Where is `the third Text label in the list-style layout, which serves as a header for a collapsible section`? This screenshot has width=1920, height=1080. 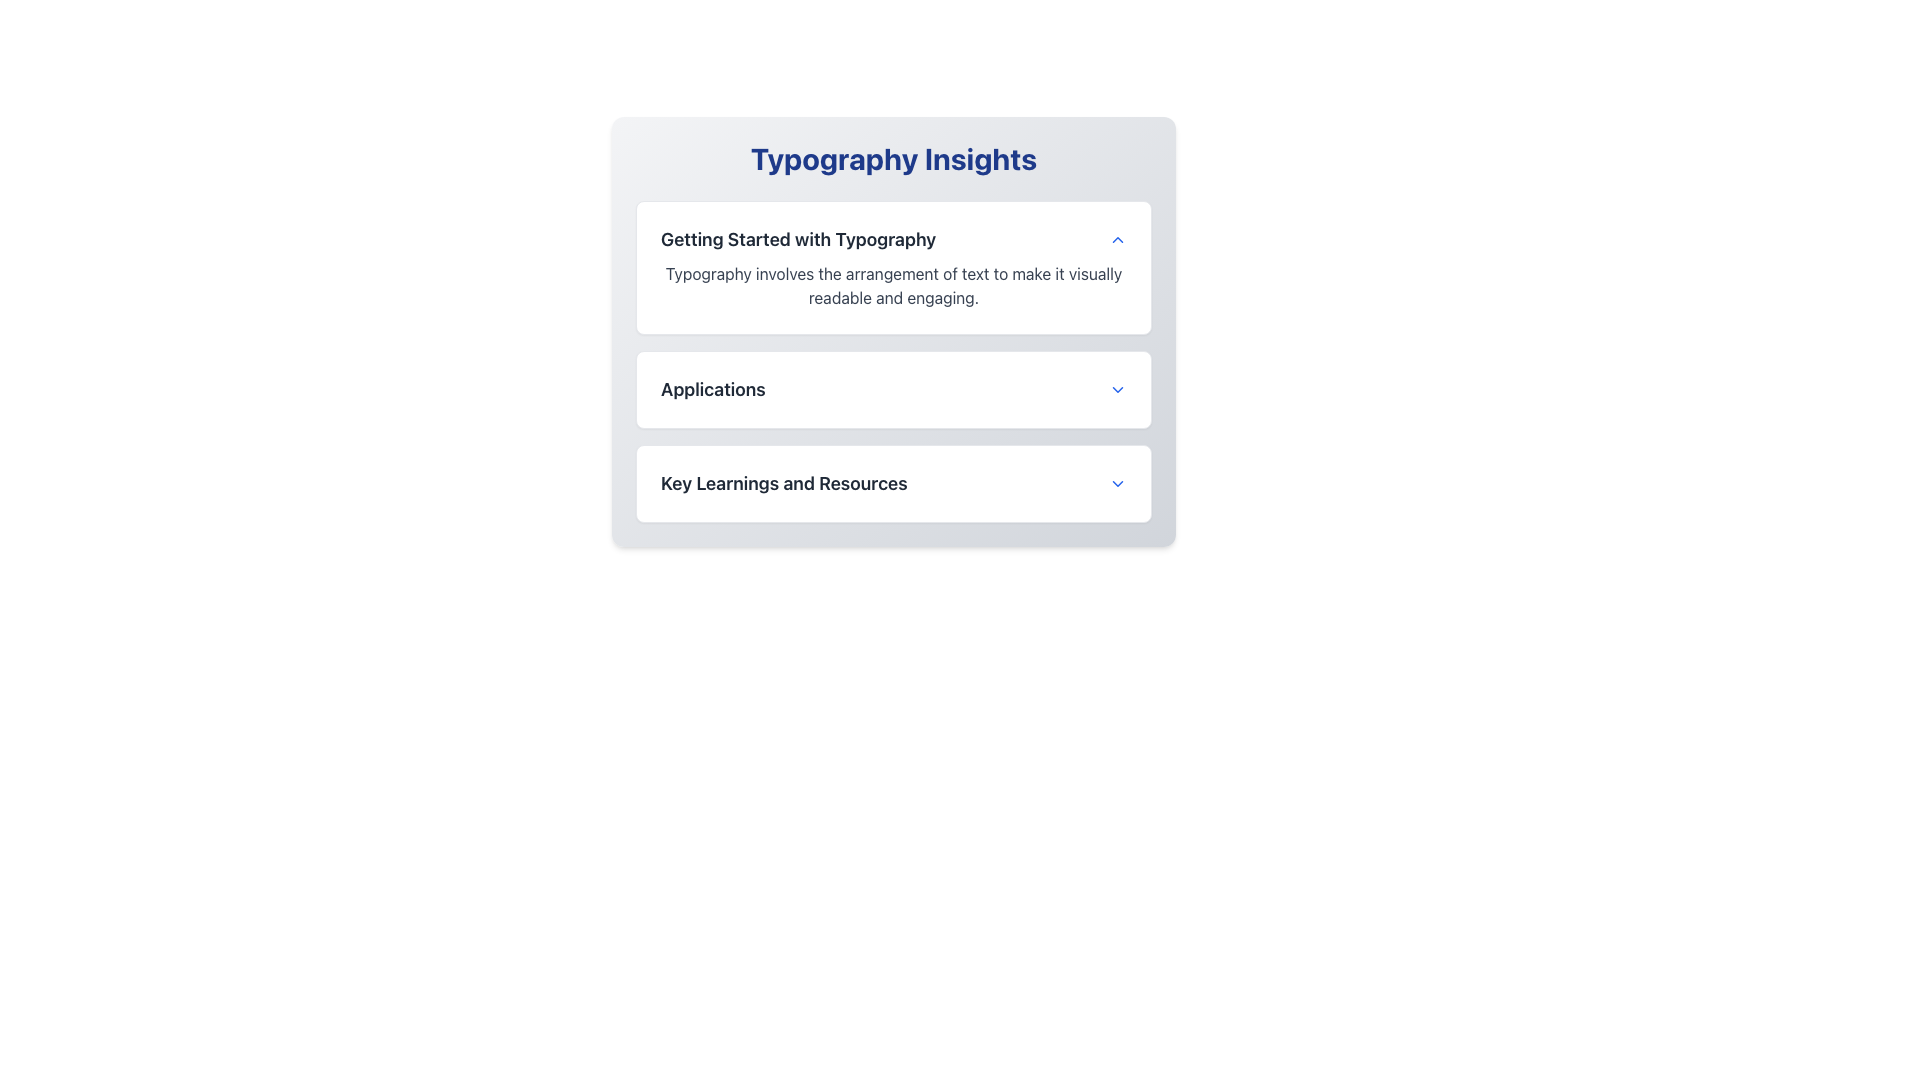 the third Text label in the list-style layout, which serves as a header for a collapsible section is located at coordinates (783, 483).